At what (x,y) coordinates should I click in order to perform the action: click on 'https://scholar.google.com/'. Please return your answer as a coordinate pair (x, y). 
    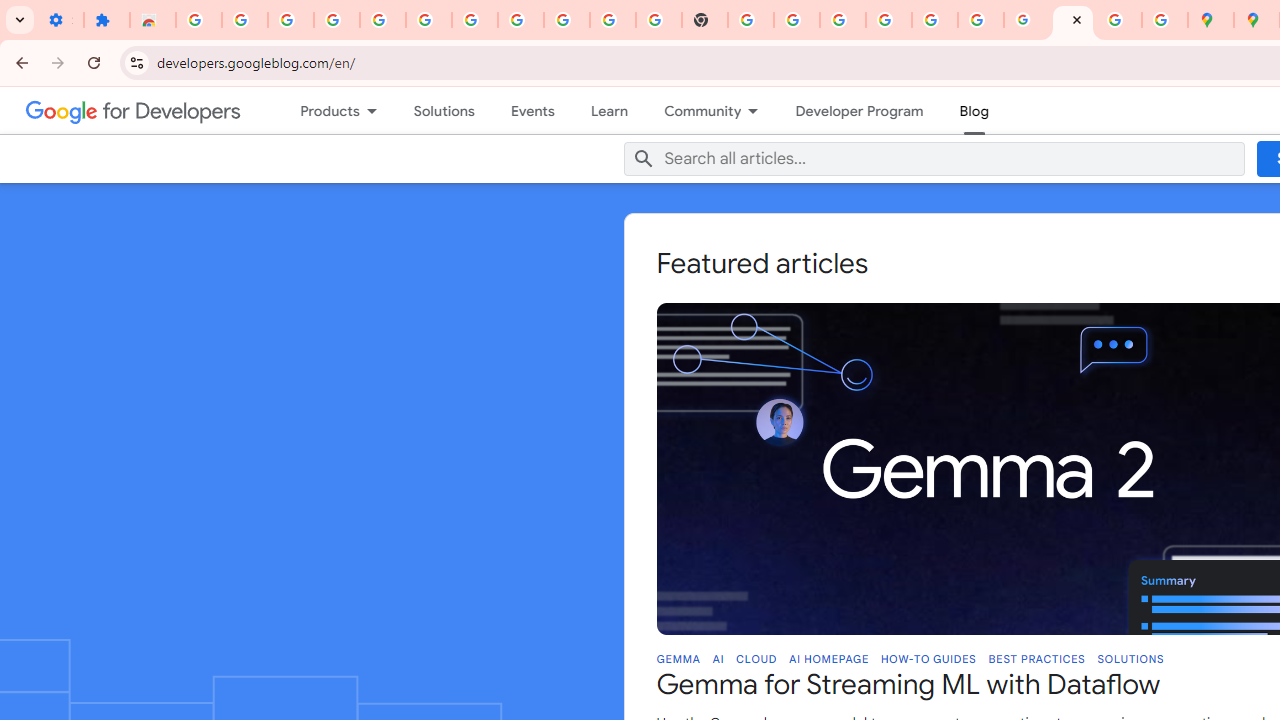
    Looking at the image, I should click on (750, 20).